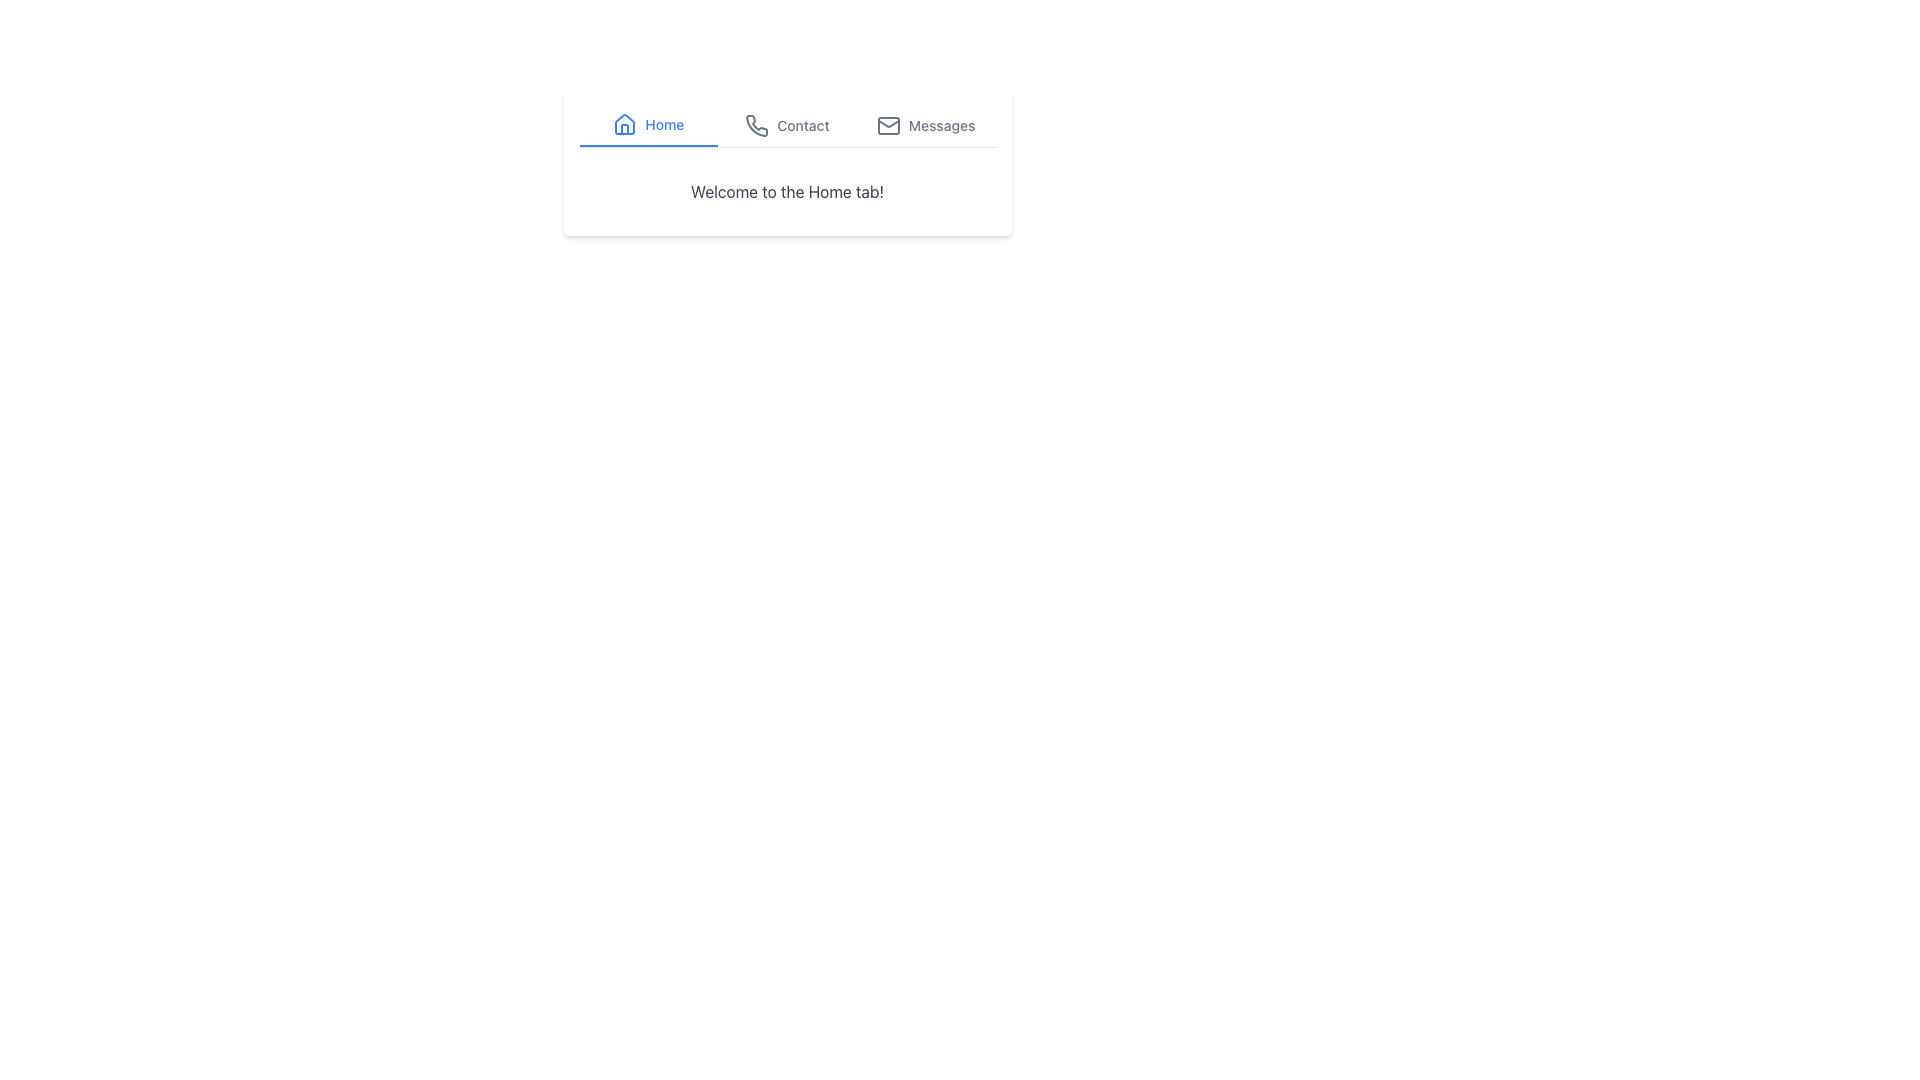 Image resolution: width=1920 pixels, height=1080 pixels. I want to click on the 'Home' navigation tab button, which is the first item among three tabs, styled with a blue underline and blue text, containing a house icon to the left of the text, so click(648, 126).